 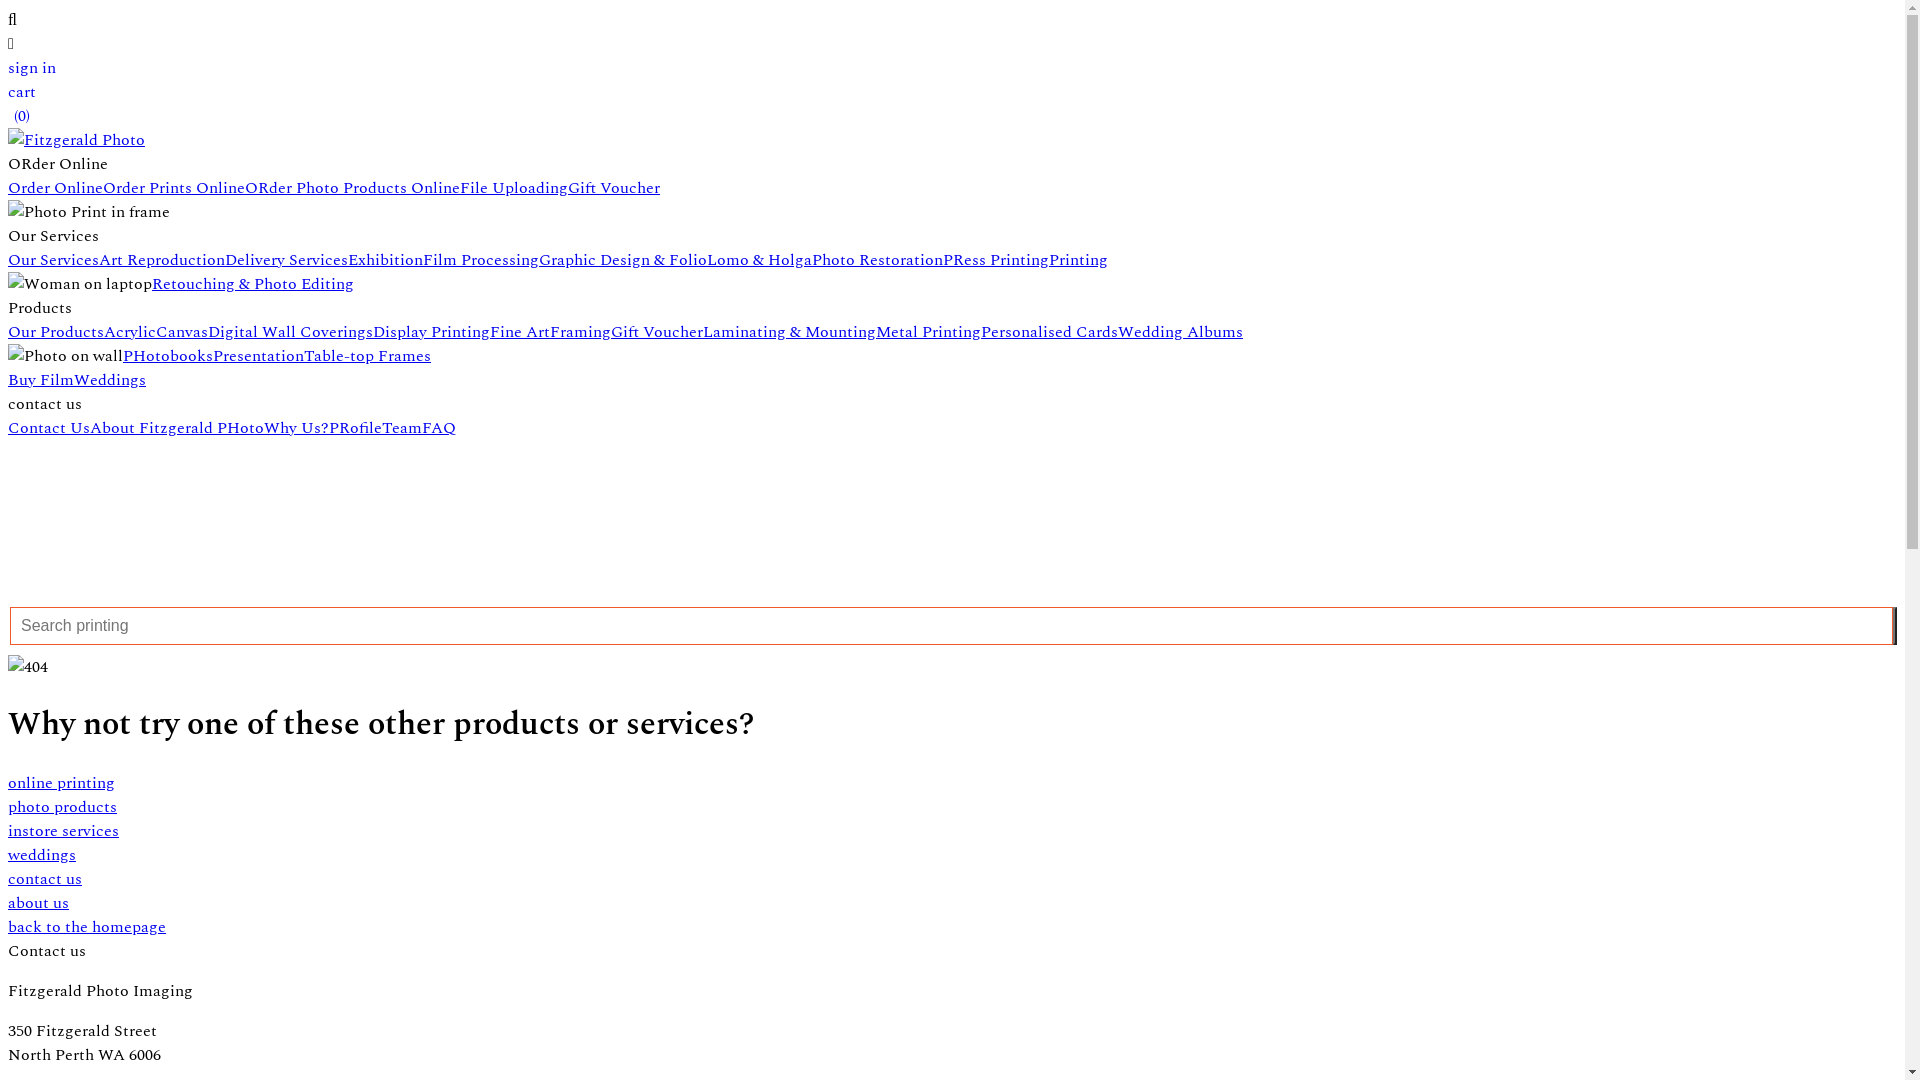 What do you see at coordinates (285, 258) in the screenshot?
I see `'Delivery Services'` at bounding box center [285, 258].